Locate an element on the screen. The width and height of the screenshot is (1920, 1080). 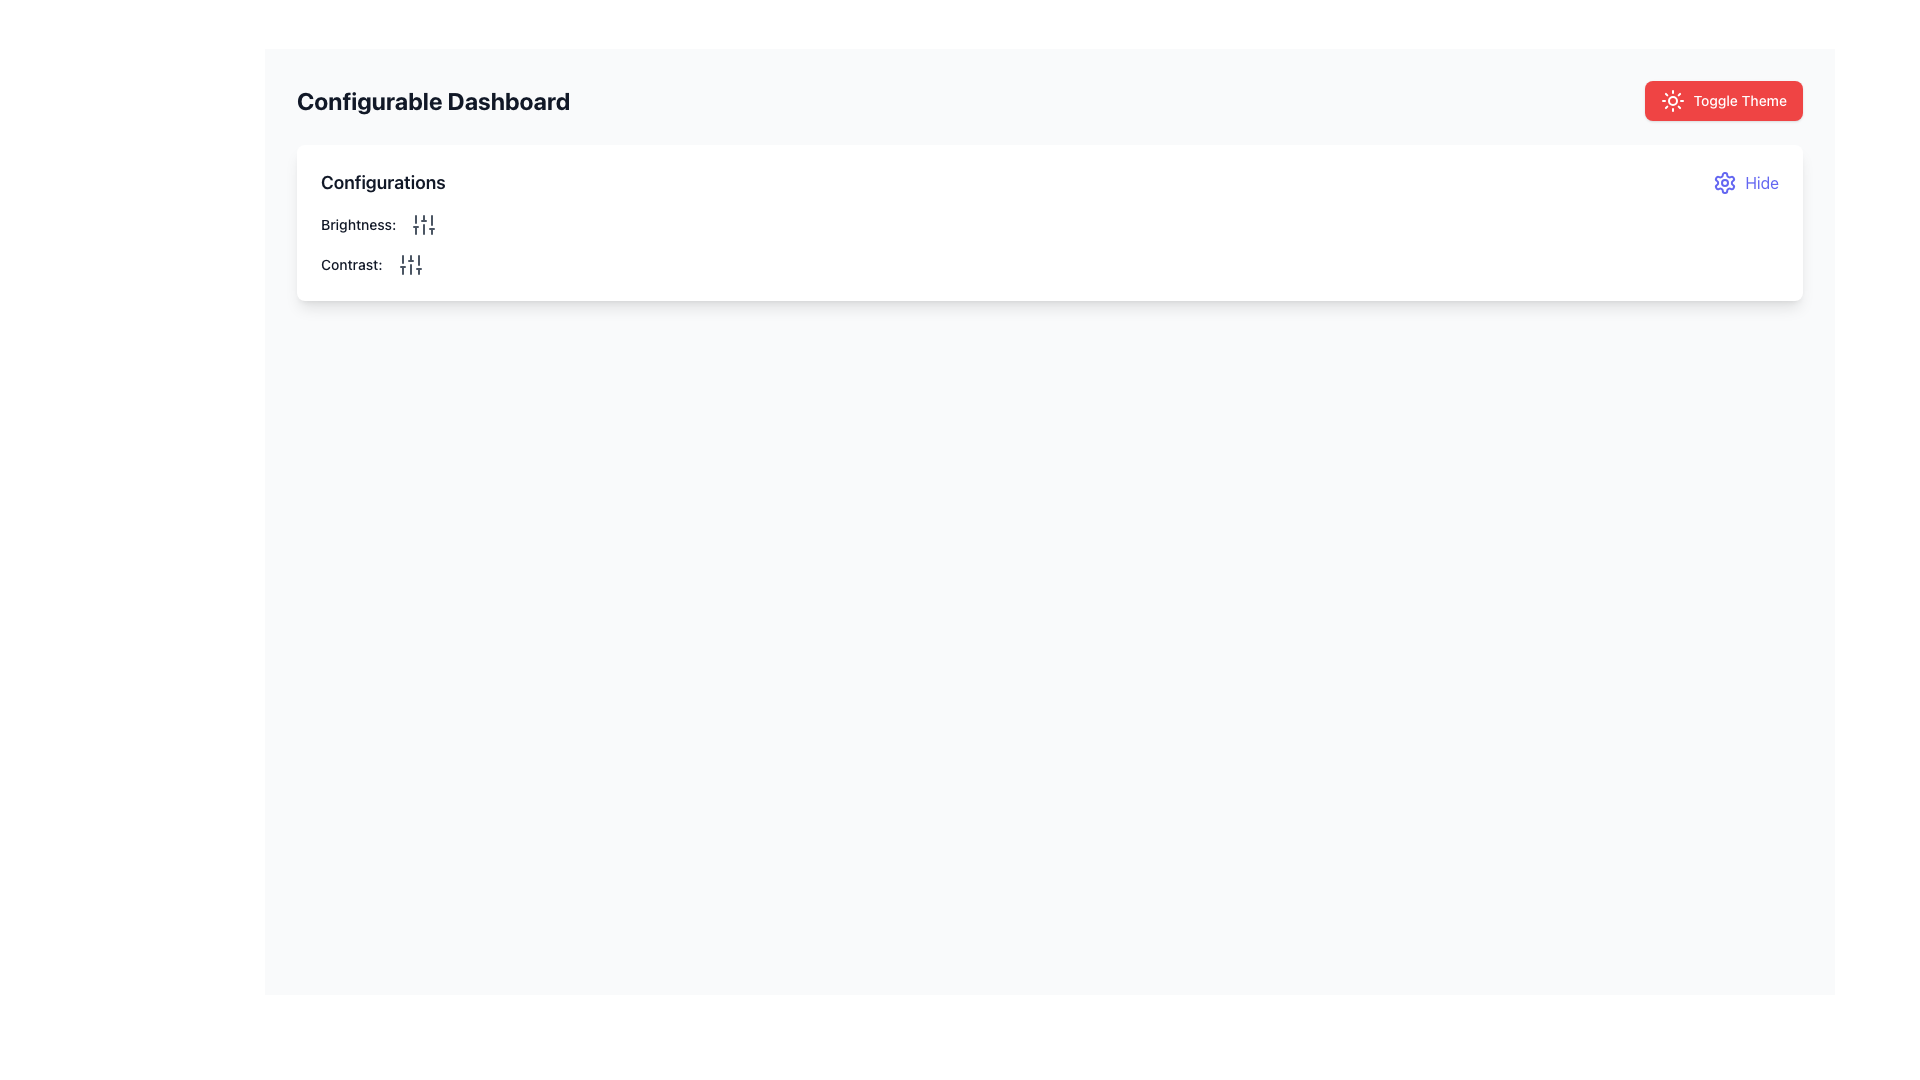
the static text label indicating contrast settings in the 'Configurations' section, located on the left side of the second row is located at coordinates (351, 264).